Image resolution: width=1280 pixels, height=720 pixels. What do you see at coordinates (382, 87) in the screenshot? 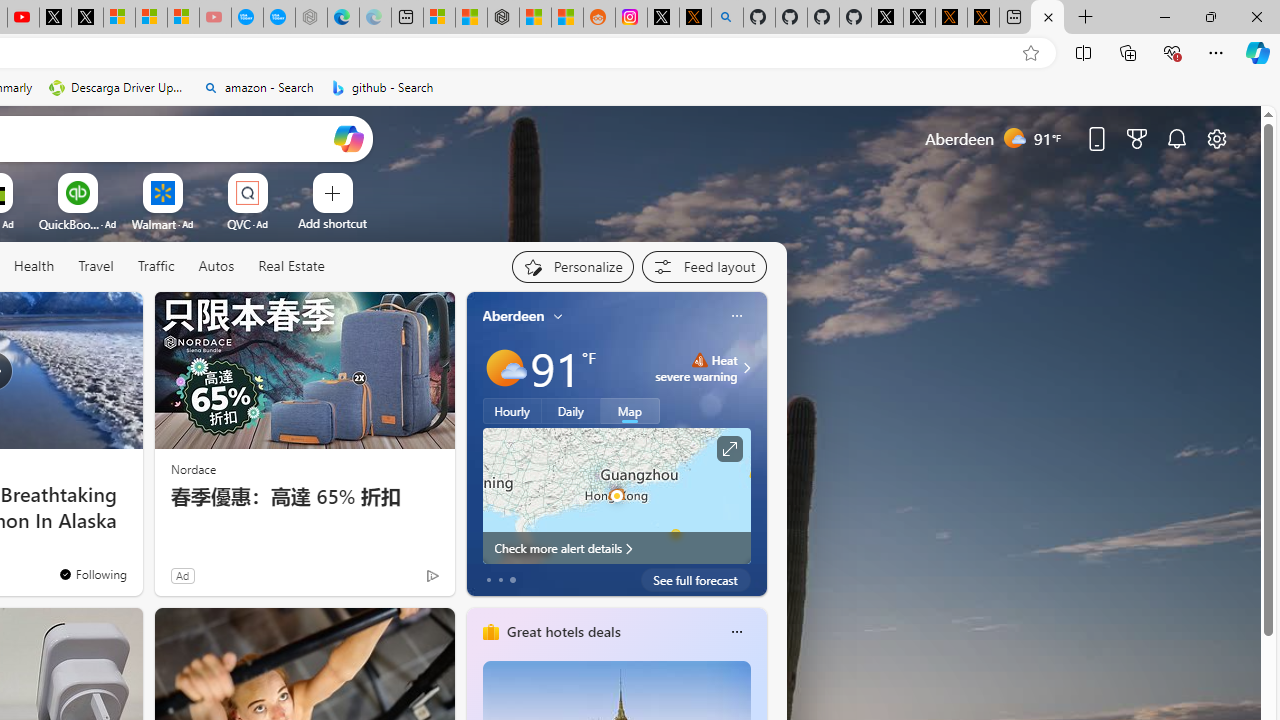
I see `'github - Search'` at bounding box center [382, 87].